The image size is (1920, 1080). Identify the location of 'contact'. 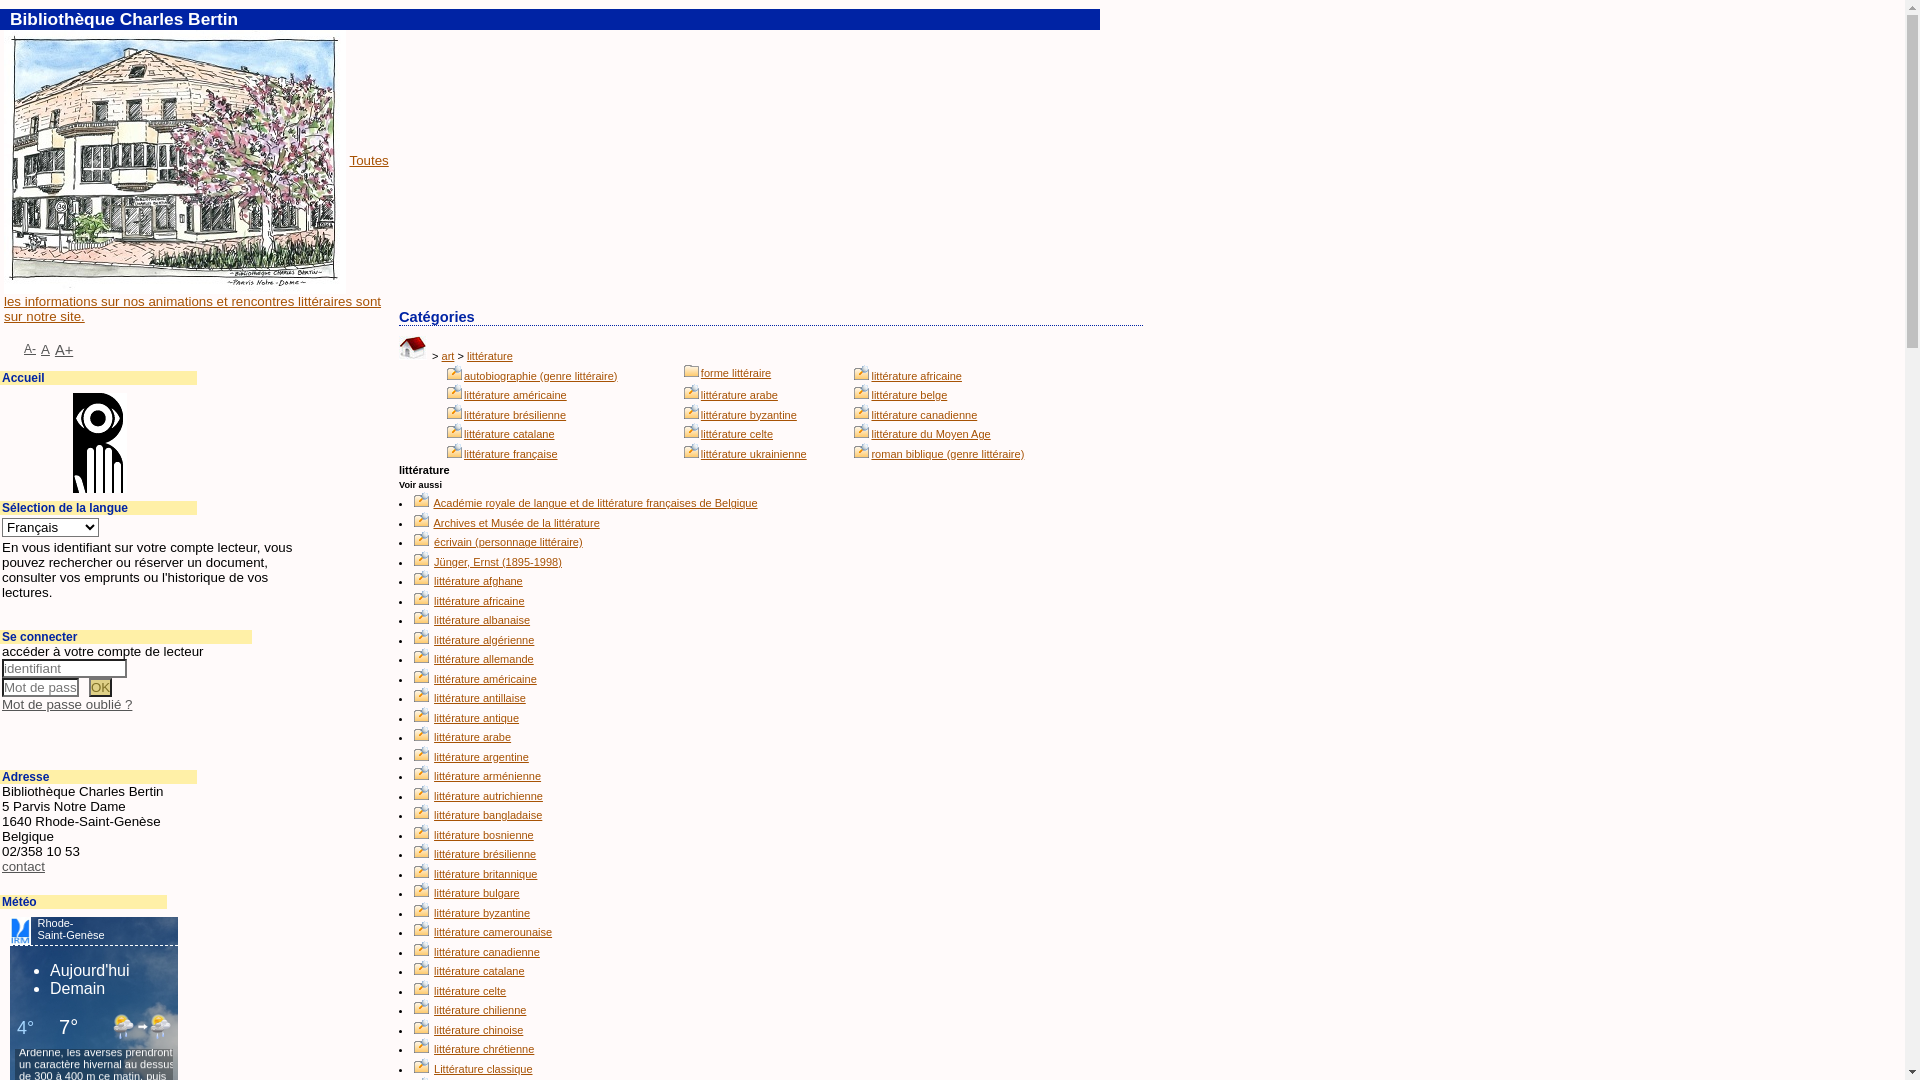
(23, 865).